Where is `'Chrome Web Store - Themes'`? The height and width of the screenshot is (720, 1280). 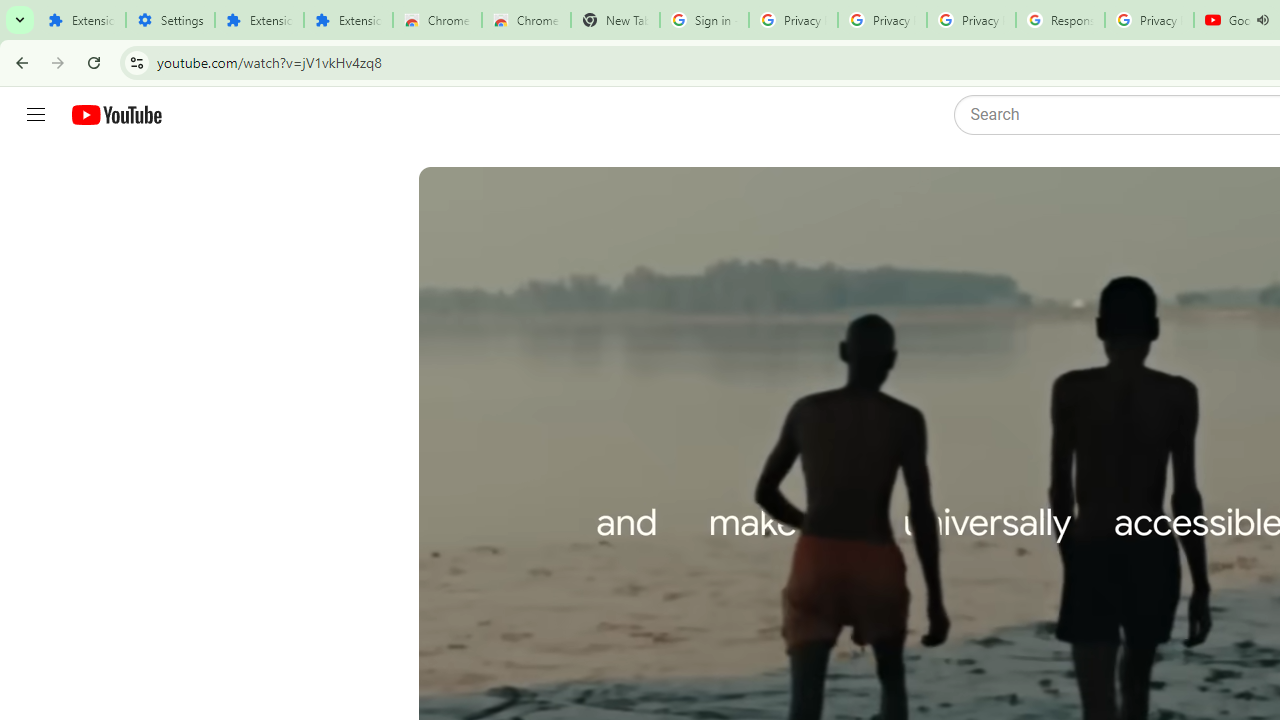 'Chrome Web Store - Themes' is located at coordinates (526, 20).